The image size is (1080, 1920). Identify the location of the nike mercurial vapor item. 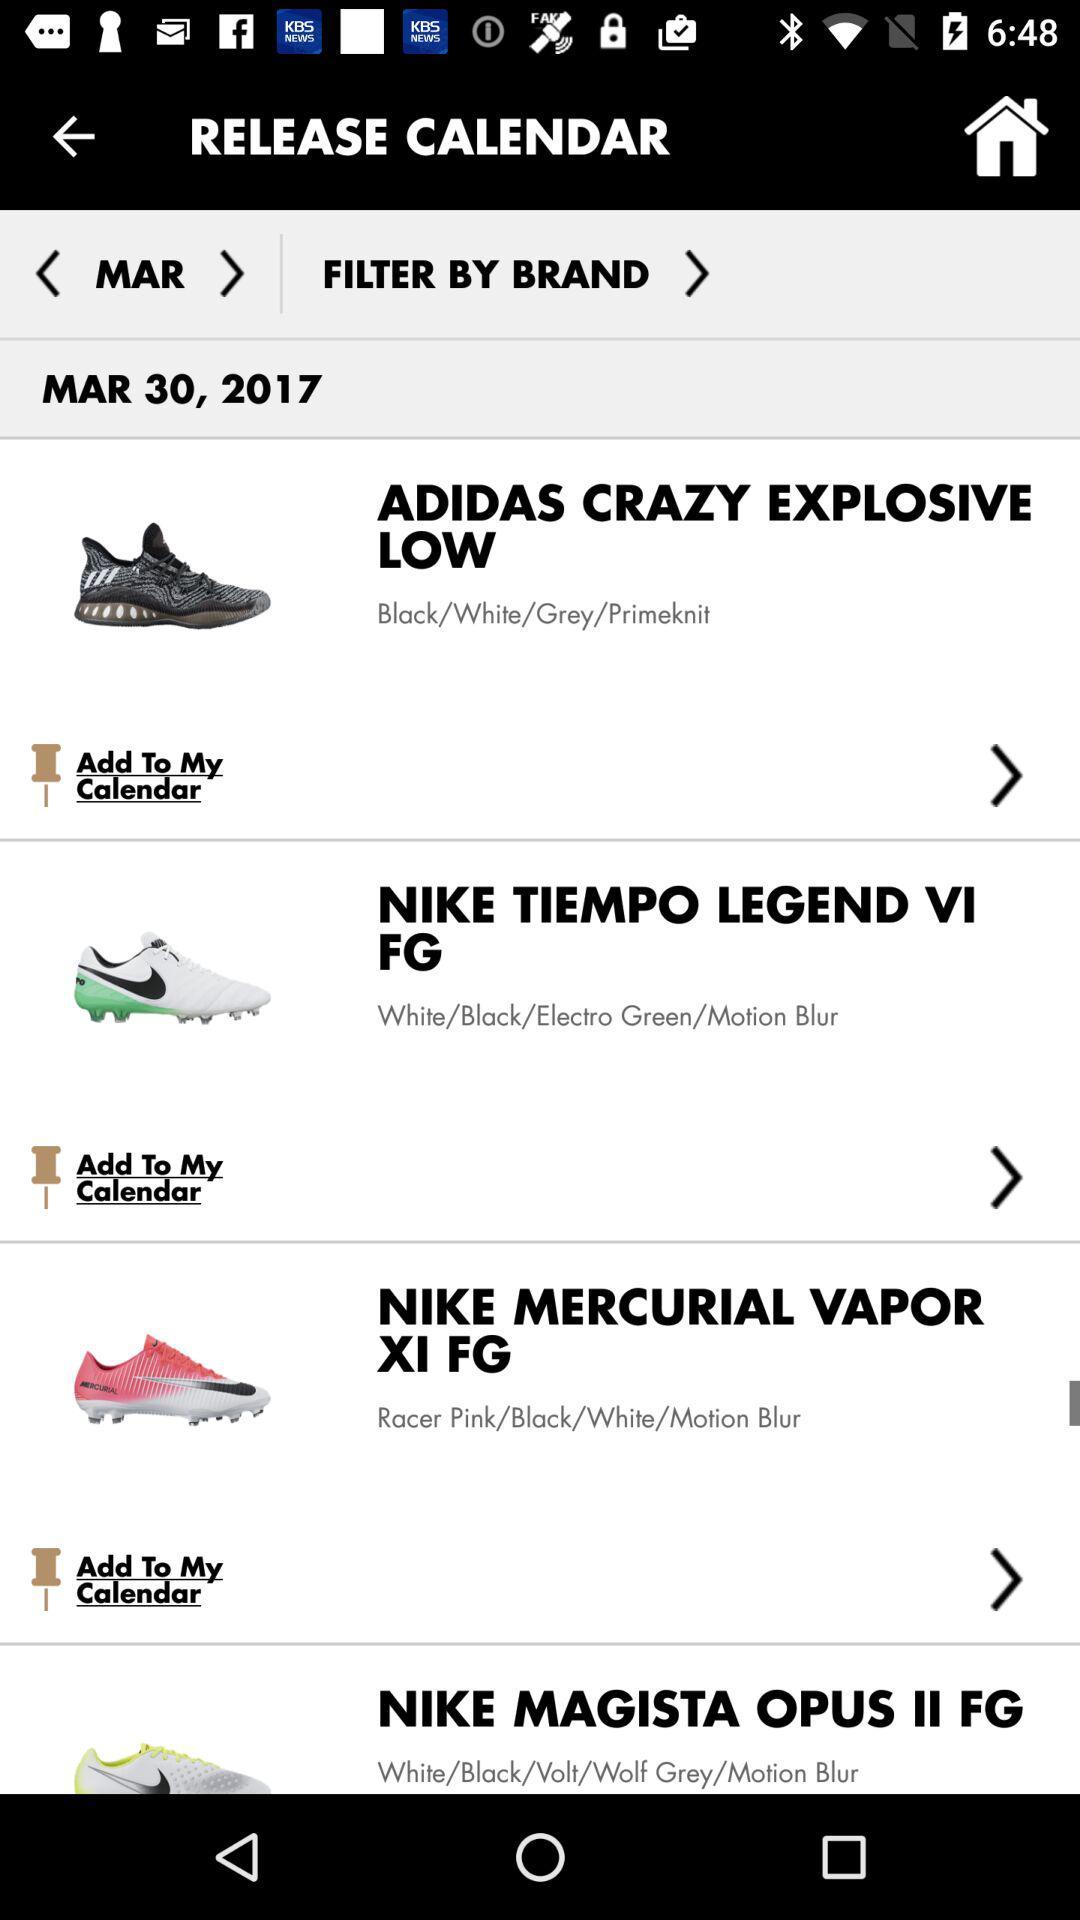
(690, 1337).